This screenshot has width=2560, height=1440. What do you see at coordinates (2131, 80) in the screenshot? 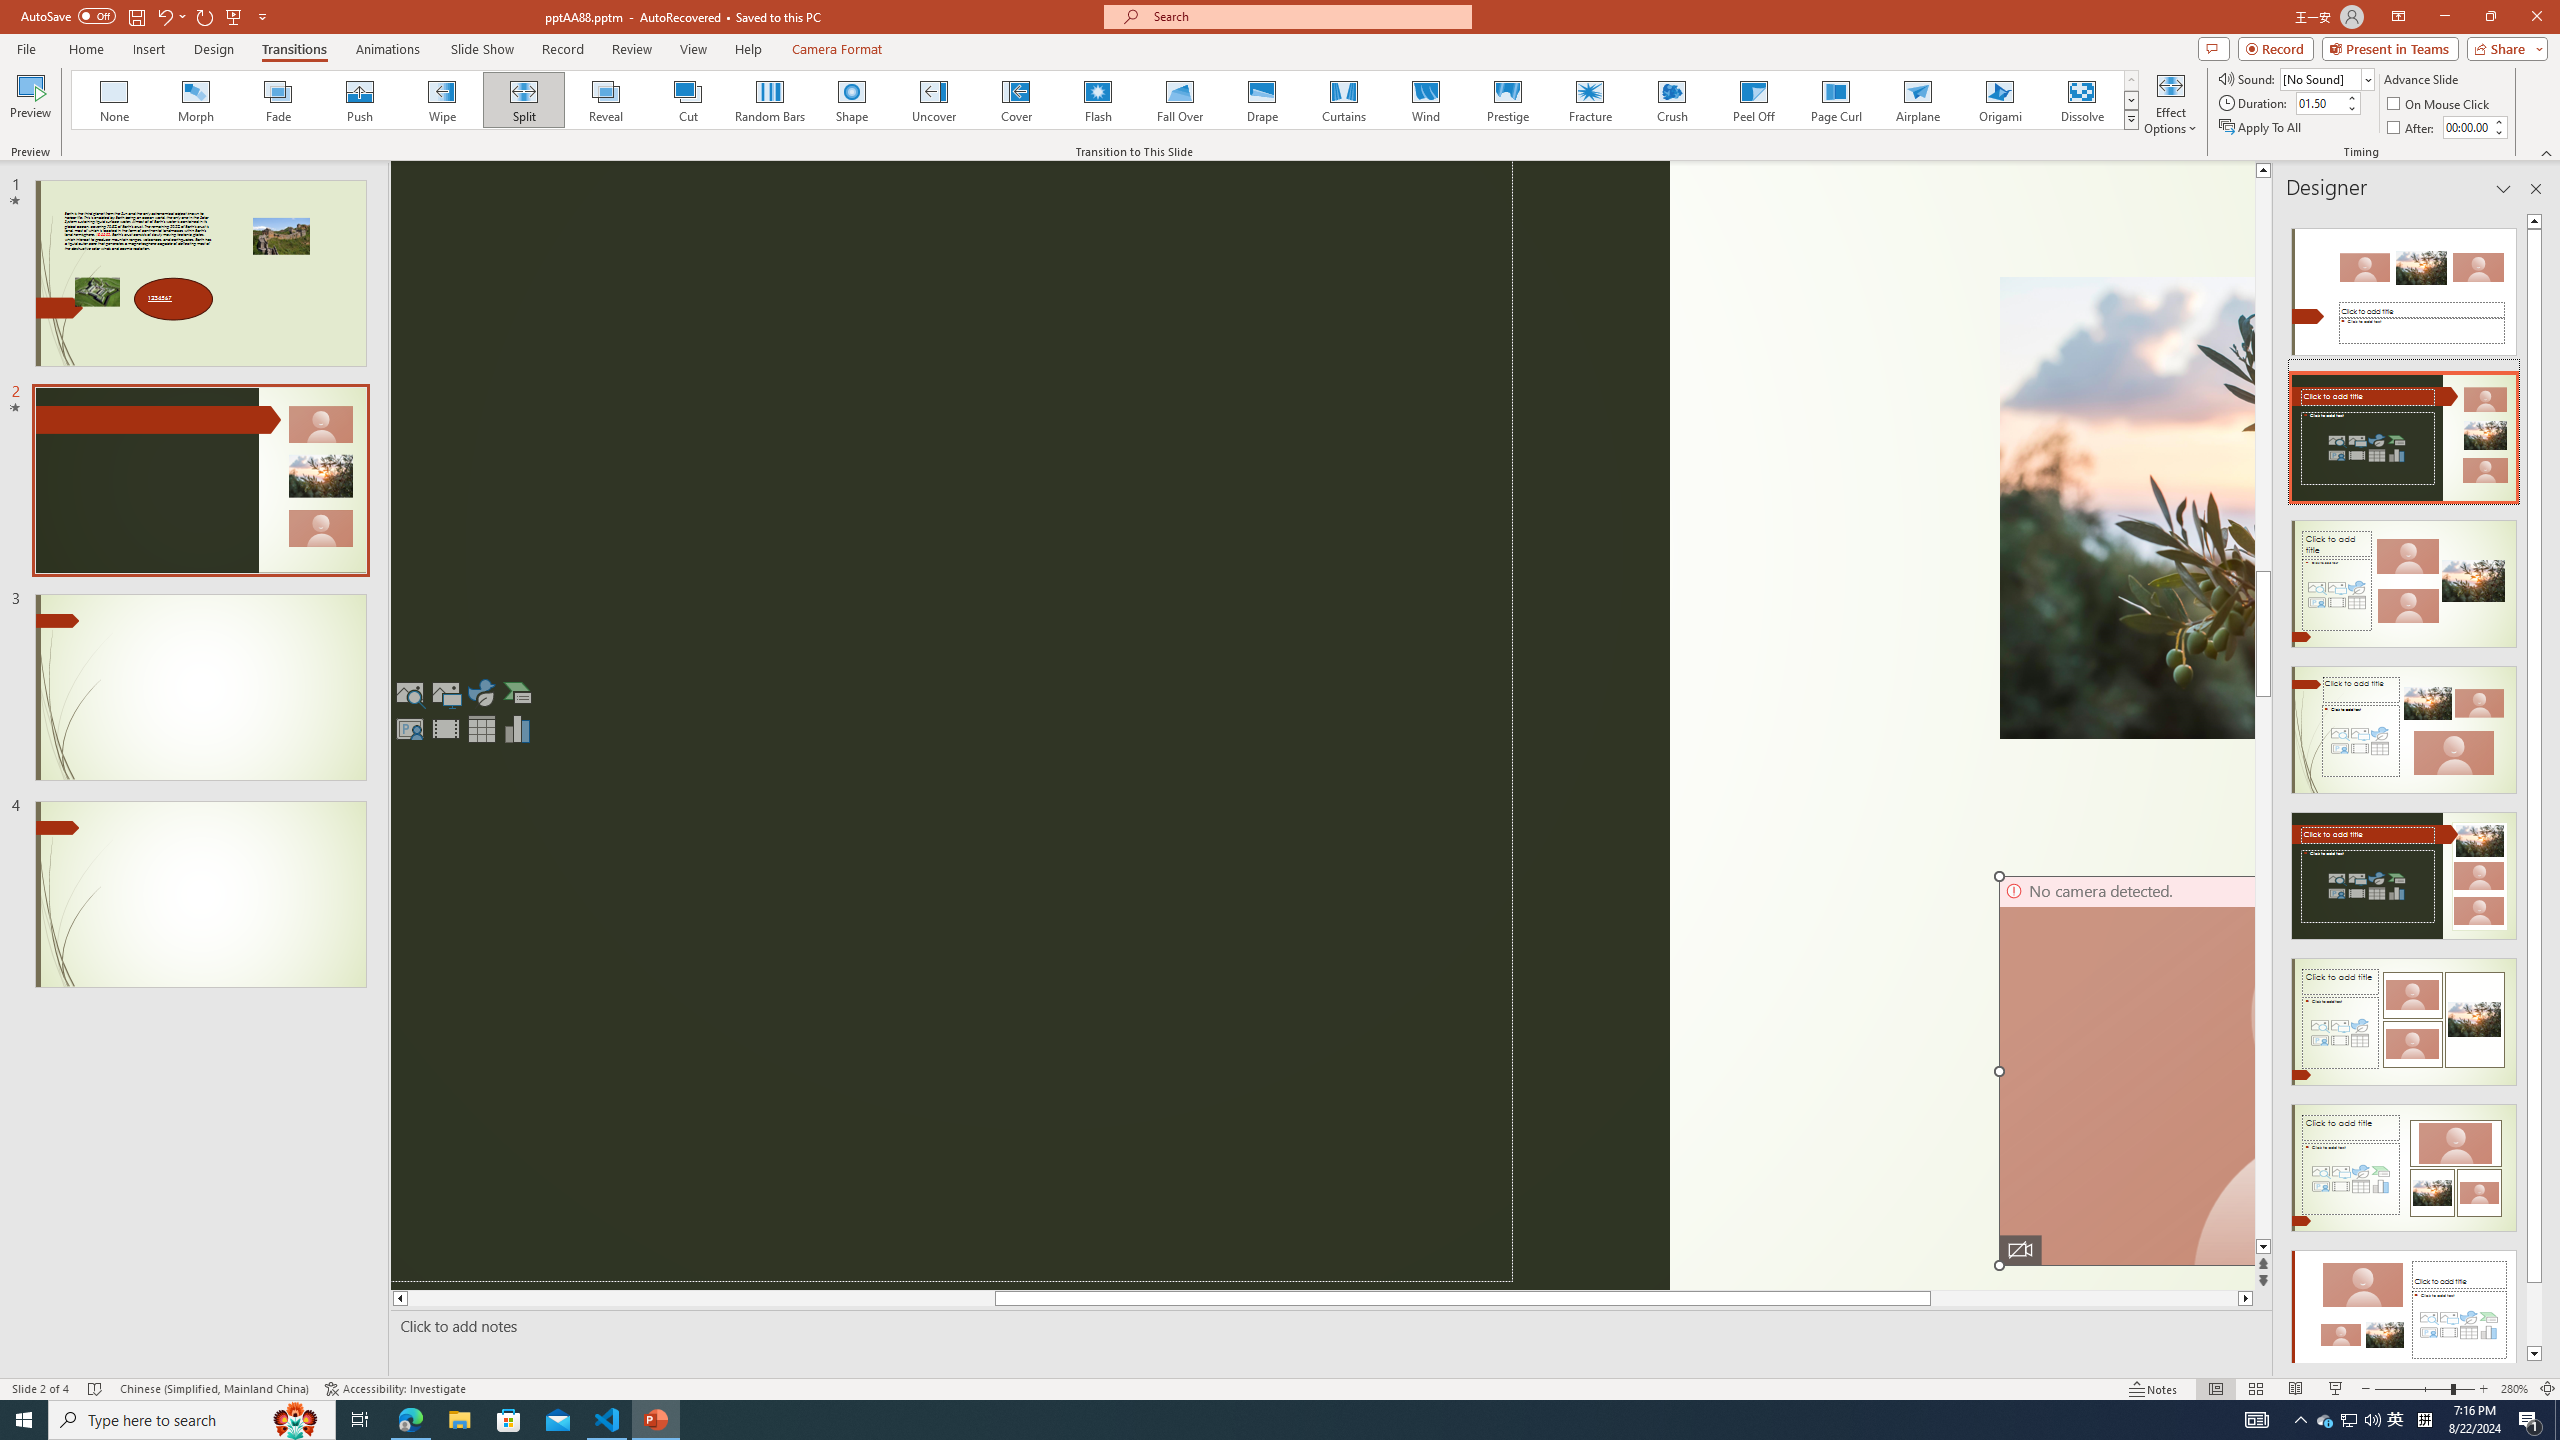
I see `'Row up'` at bounding box center [2131, 80].